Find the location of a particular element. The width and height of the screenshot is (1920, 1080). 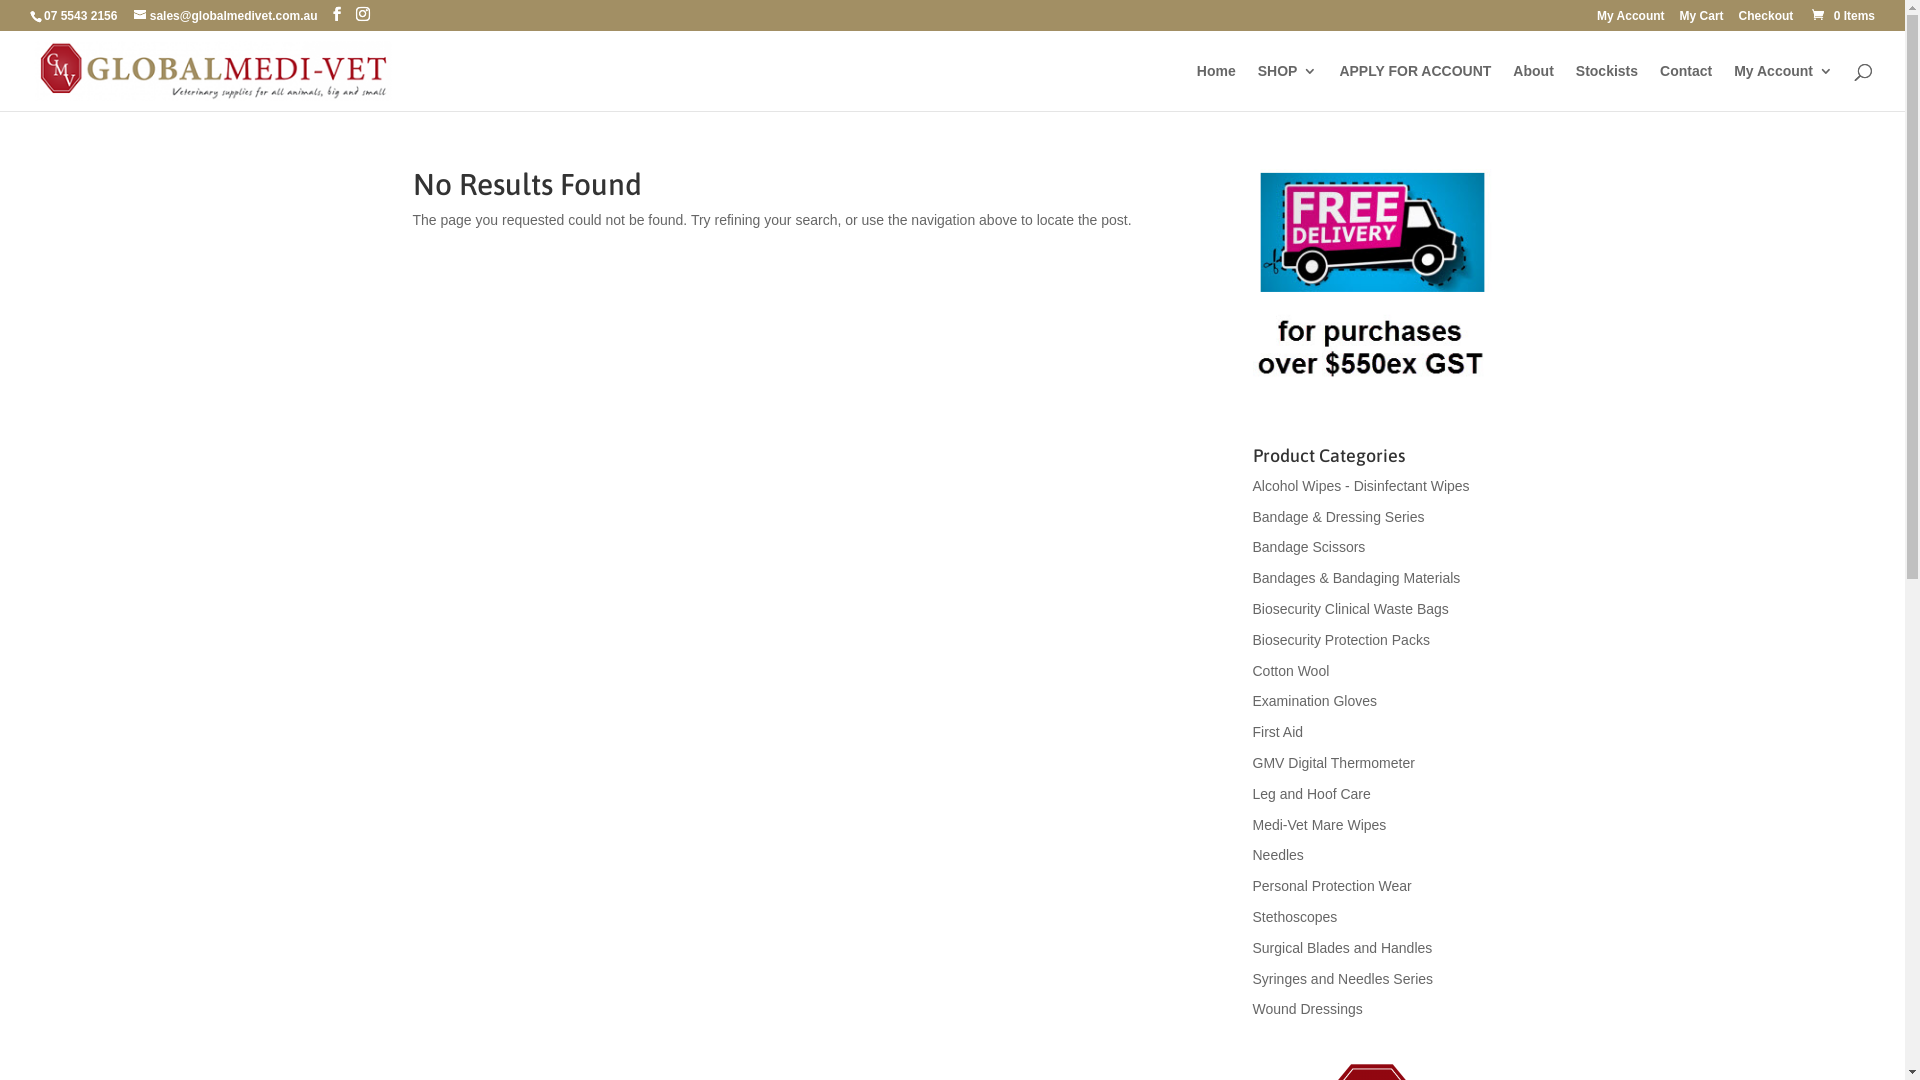

'Stethoscopes' is located at coordinates (1294, 917).